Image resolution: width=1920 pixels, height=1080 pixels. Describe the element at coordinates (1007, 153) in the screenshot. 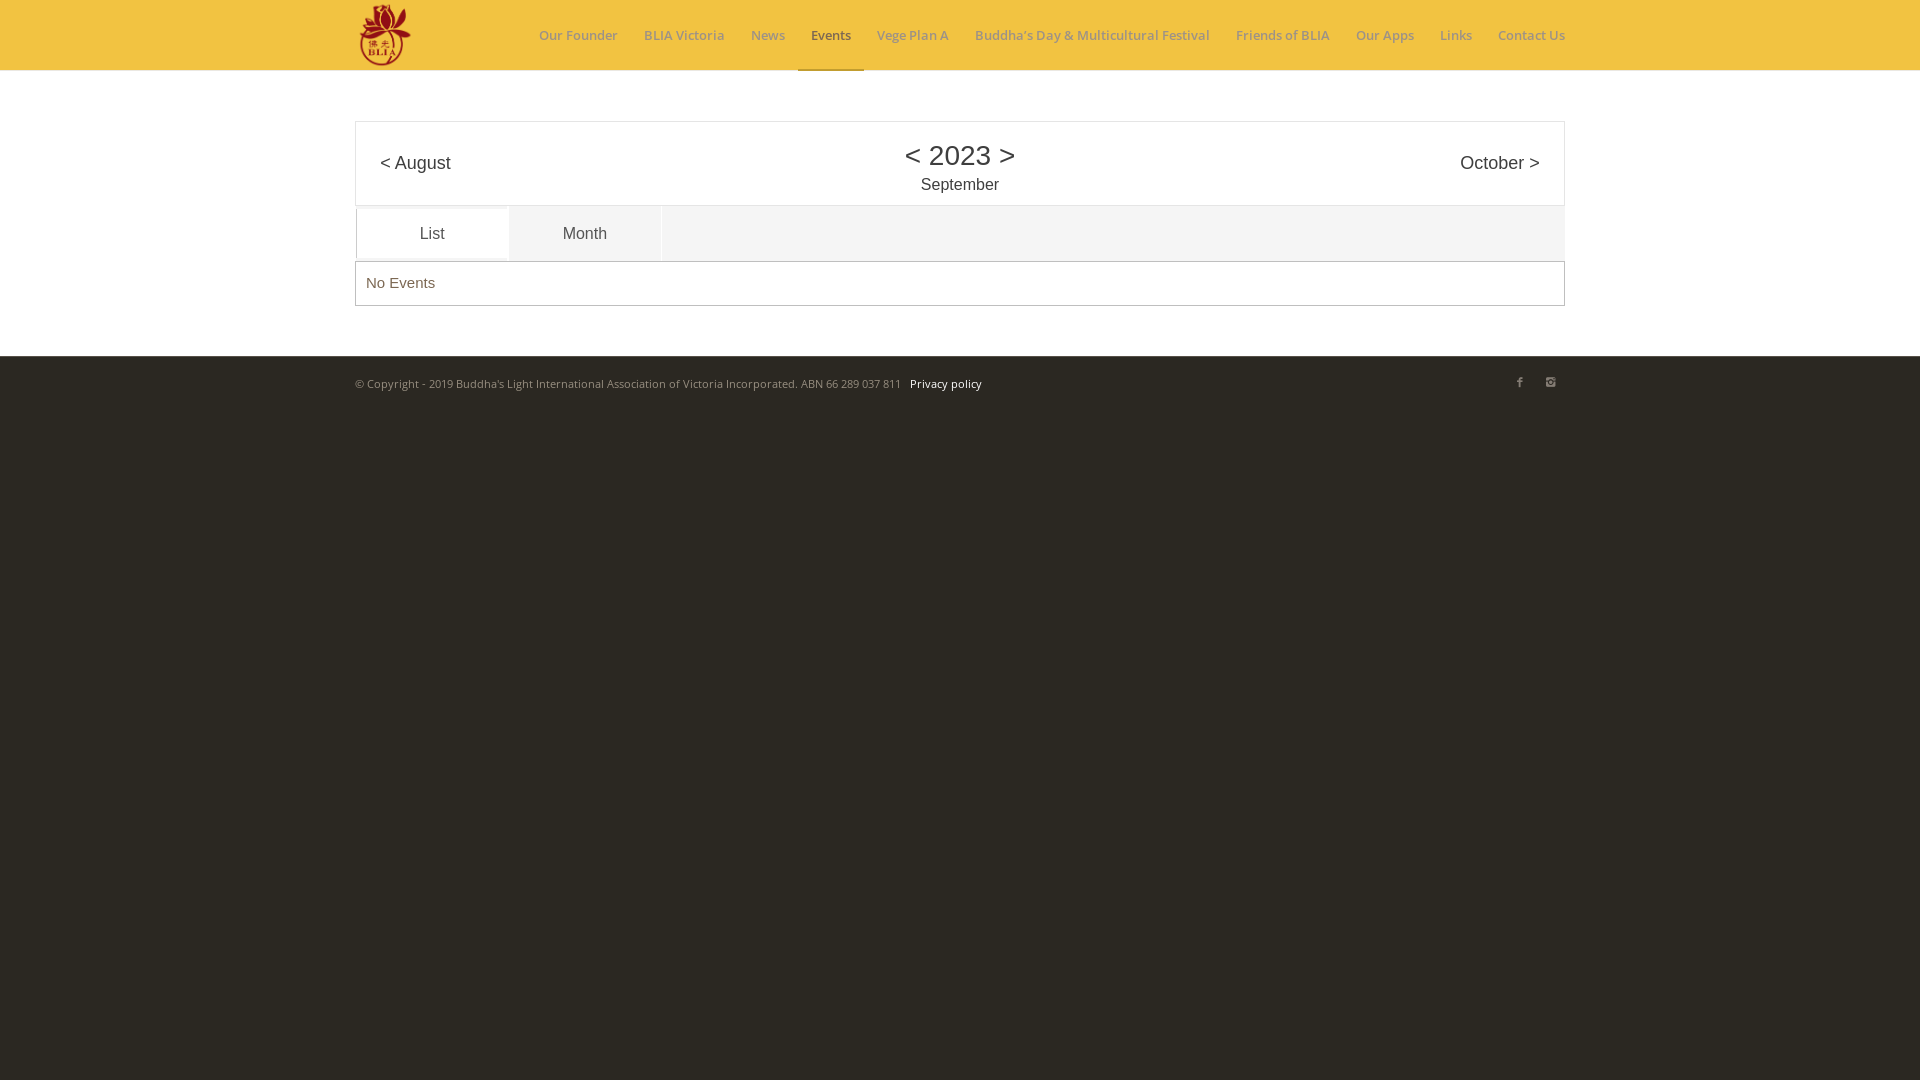

I see `'>'` at that location.